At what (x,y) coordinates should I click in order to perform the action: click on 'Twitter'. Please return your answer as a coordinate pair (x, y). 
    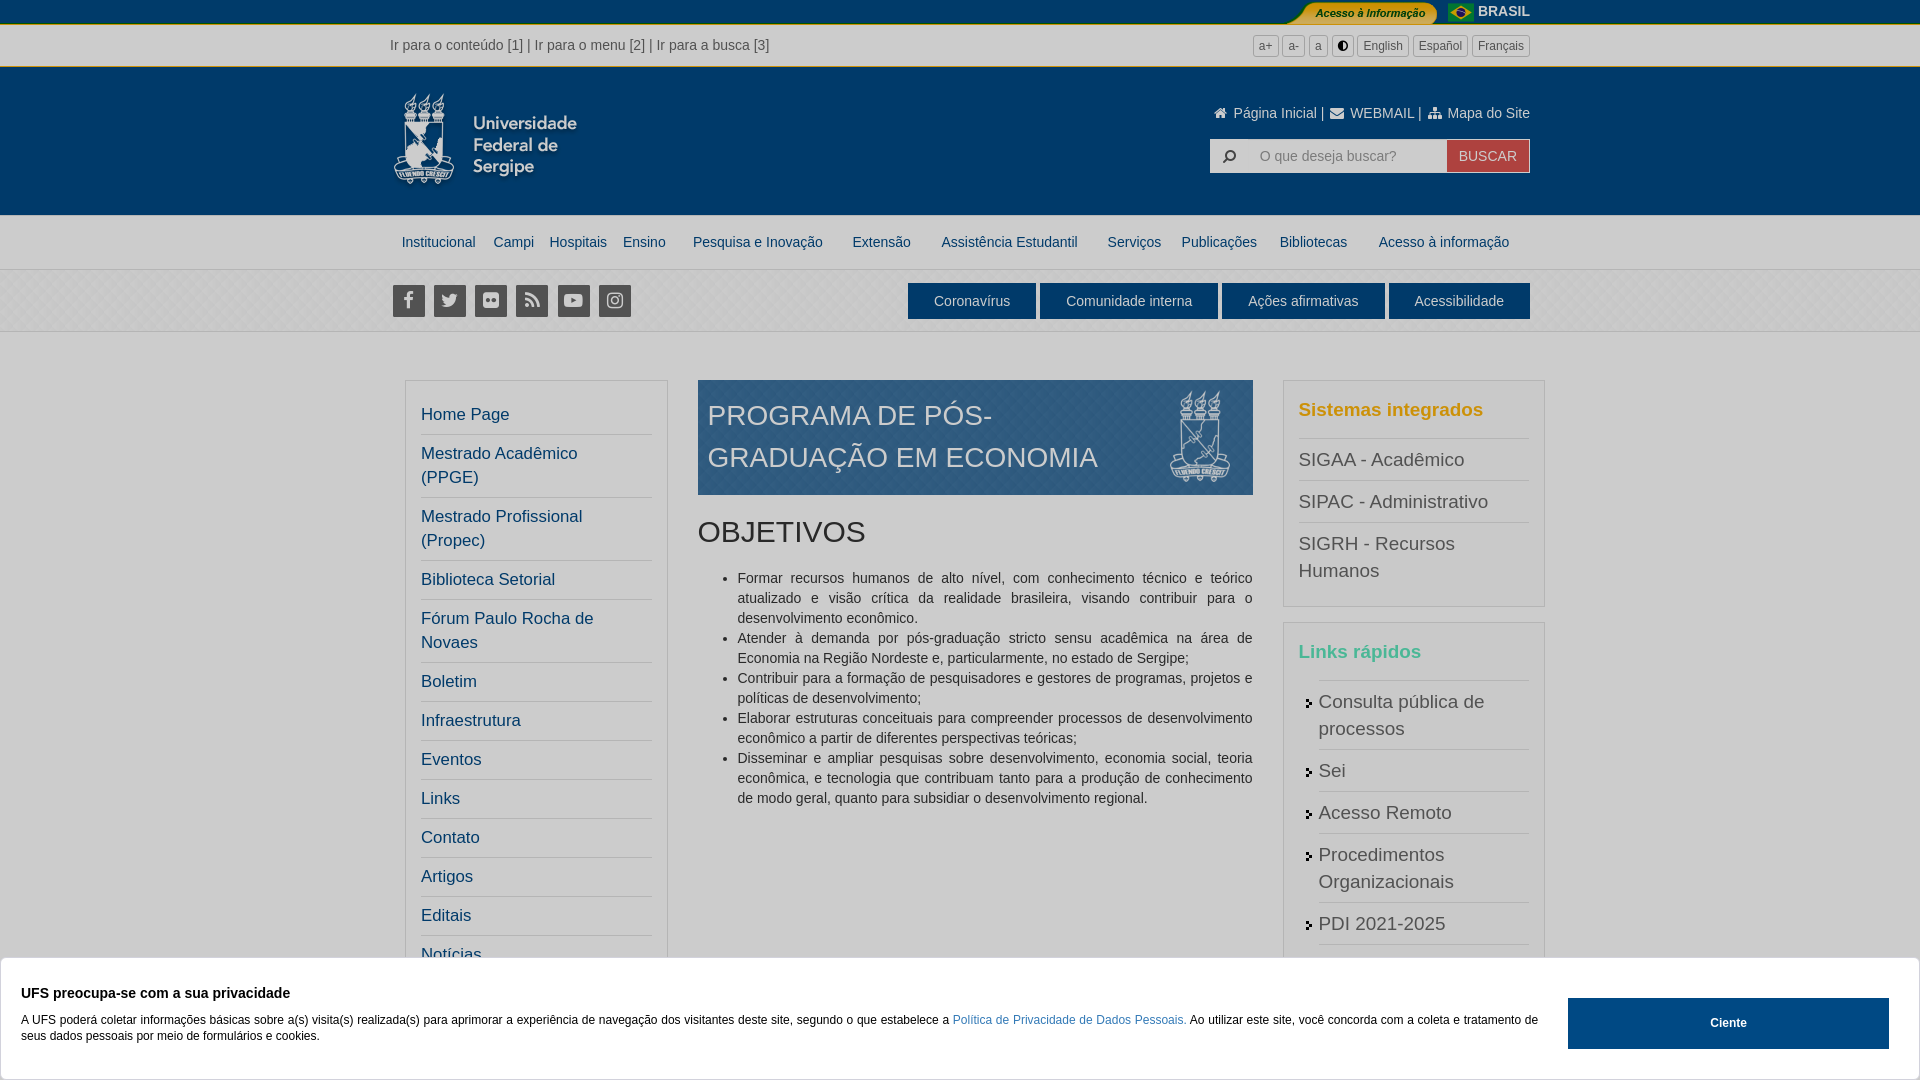
    Looking at the image, I should click on (448, 300).